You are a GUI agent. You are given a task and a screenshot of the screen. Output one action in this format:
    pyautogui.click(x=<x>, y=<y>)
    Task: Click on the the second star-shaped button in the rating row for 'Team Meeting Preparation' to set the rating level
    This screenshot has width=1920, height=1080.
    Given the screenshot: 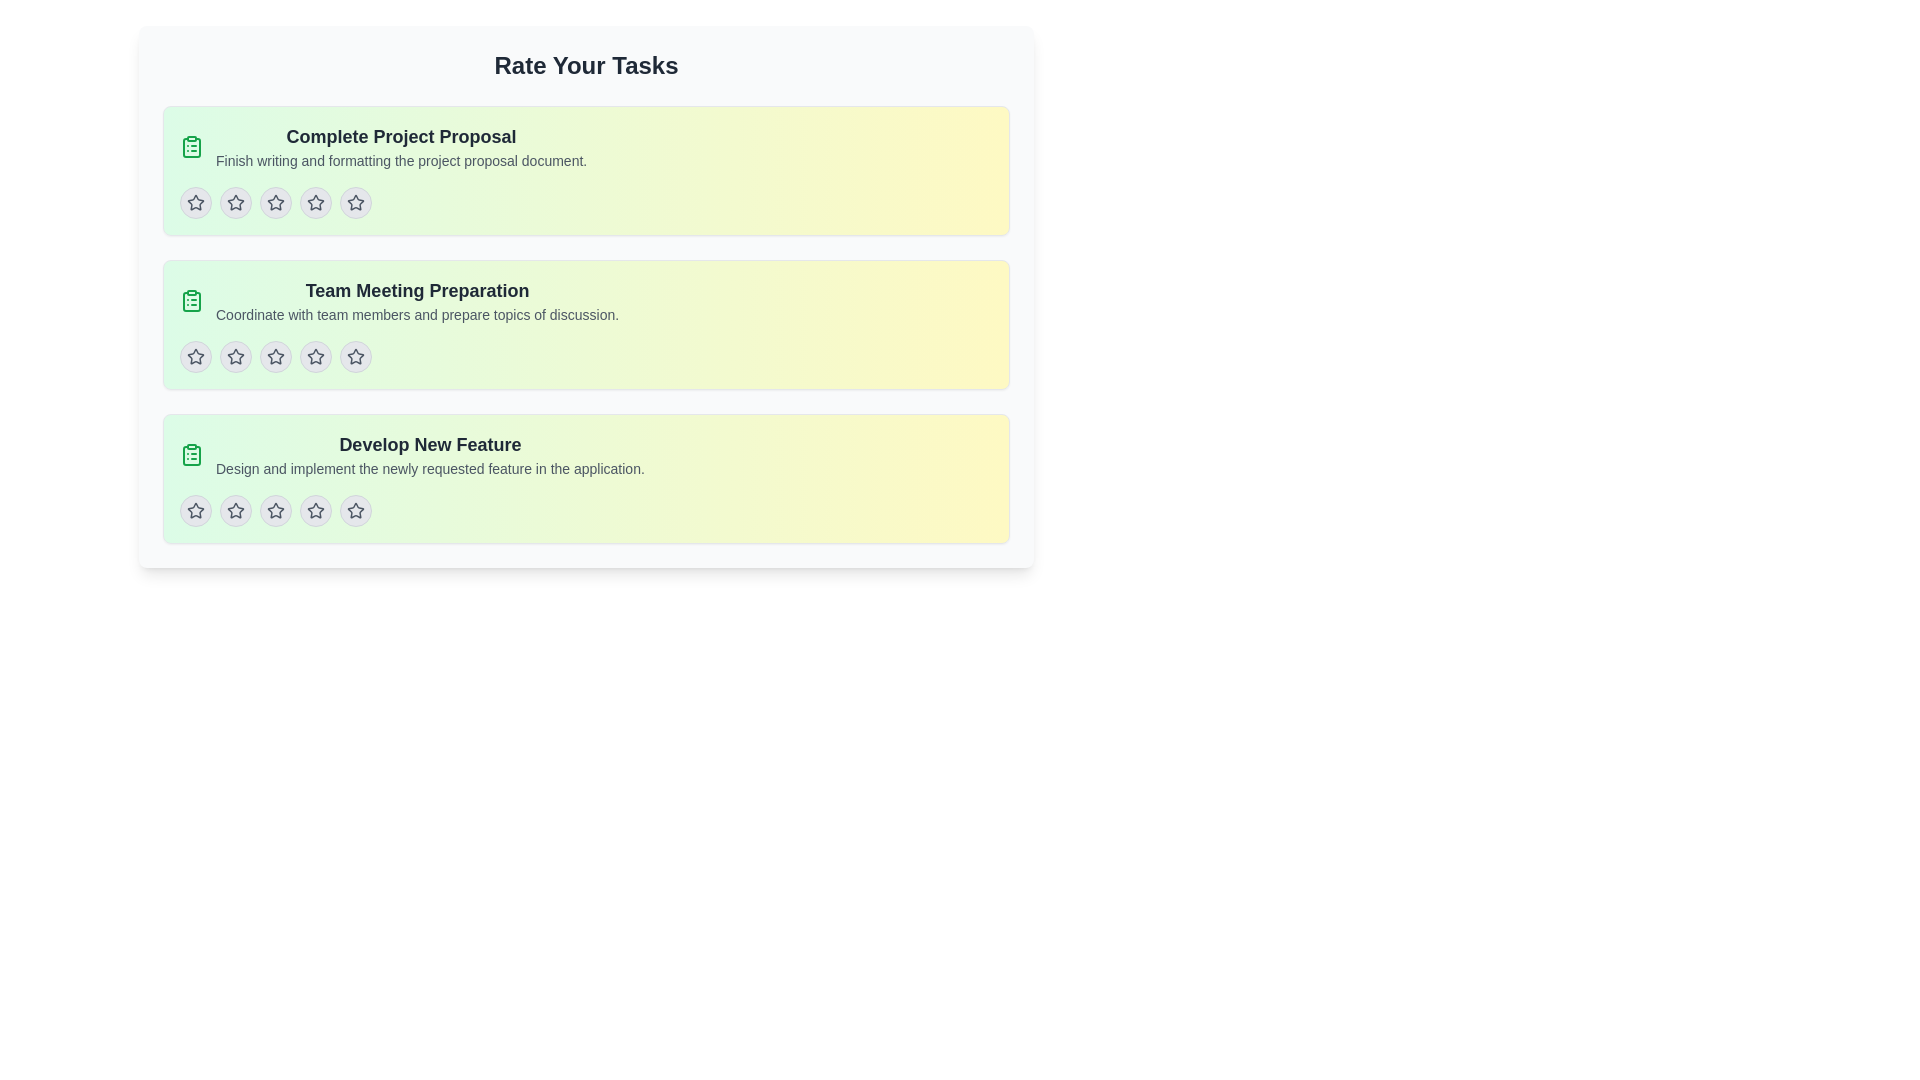 What is the action you would take?
    pyautogui.click(x=235, y=356)
    